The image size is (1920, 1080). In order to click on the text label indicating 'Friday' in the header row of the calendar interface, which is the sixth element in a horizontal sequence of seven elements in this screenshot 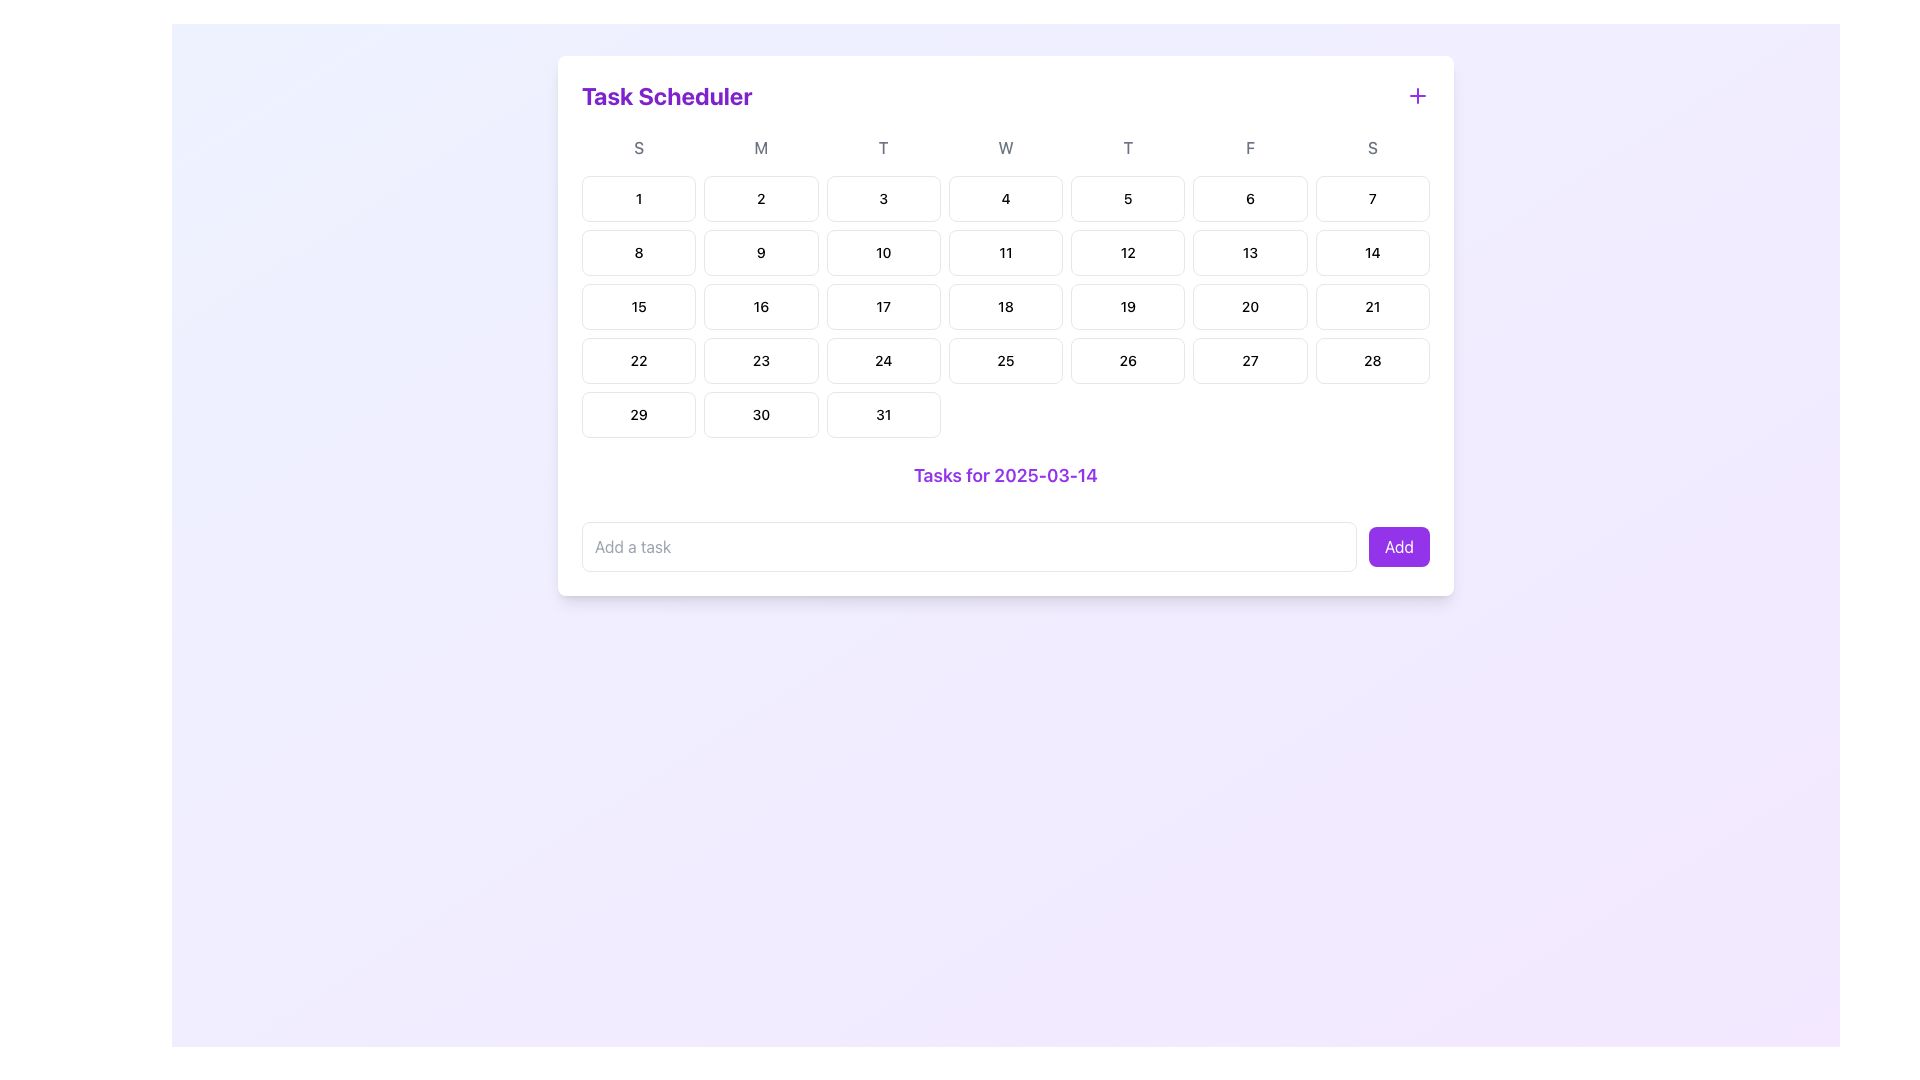, I will do `click(1249, 146)`.